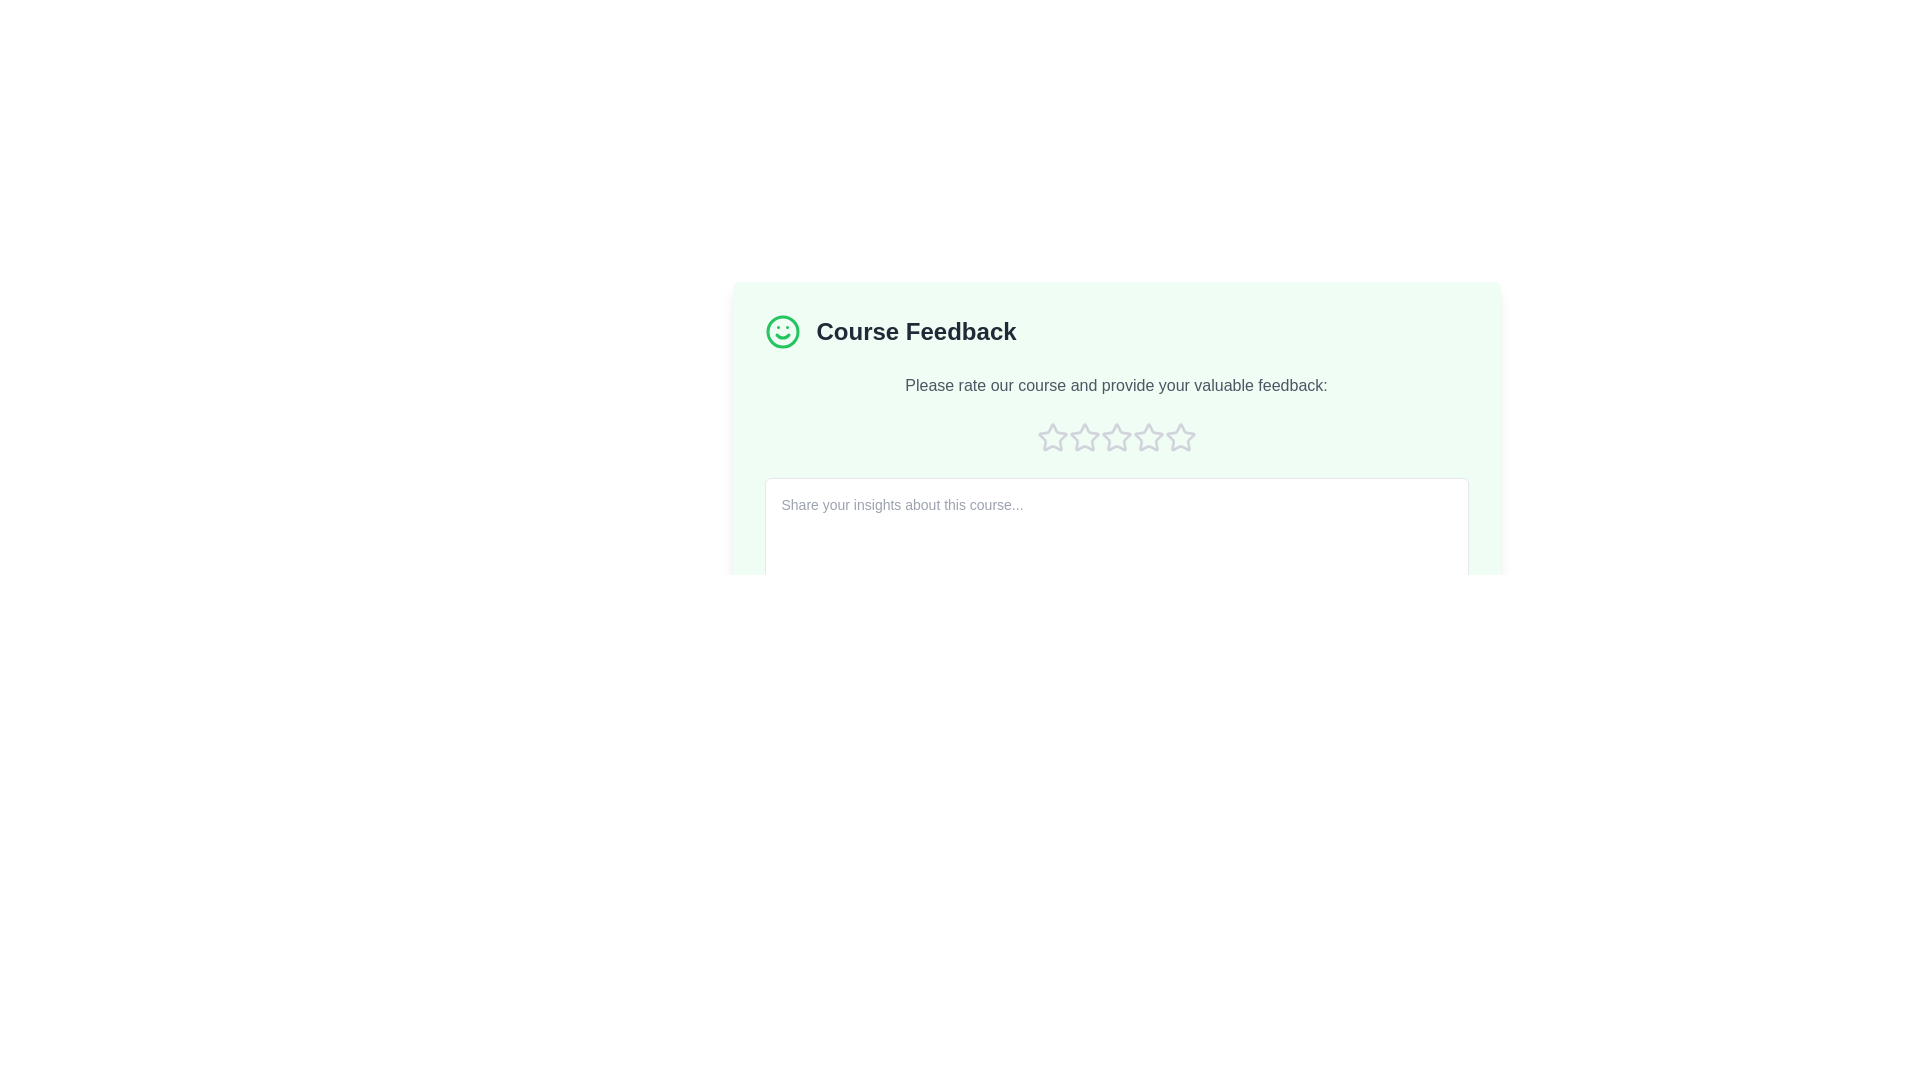 This screenshot has height=1080, width=1920. What do you see at coordinates (1148, 437) in the screenshot?
I see `the fourth star in the rating component located below the text 'Please rate our course and provide your valuable feedback.'` at bounding box center [1148, 437].